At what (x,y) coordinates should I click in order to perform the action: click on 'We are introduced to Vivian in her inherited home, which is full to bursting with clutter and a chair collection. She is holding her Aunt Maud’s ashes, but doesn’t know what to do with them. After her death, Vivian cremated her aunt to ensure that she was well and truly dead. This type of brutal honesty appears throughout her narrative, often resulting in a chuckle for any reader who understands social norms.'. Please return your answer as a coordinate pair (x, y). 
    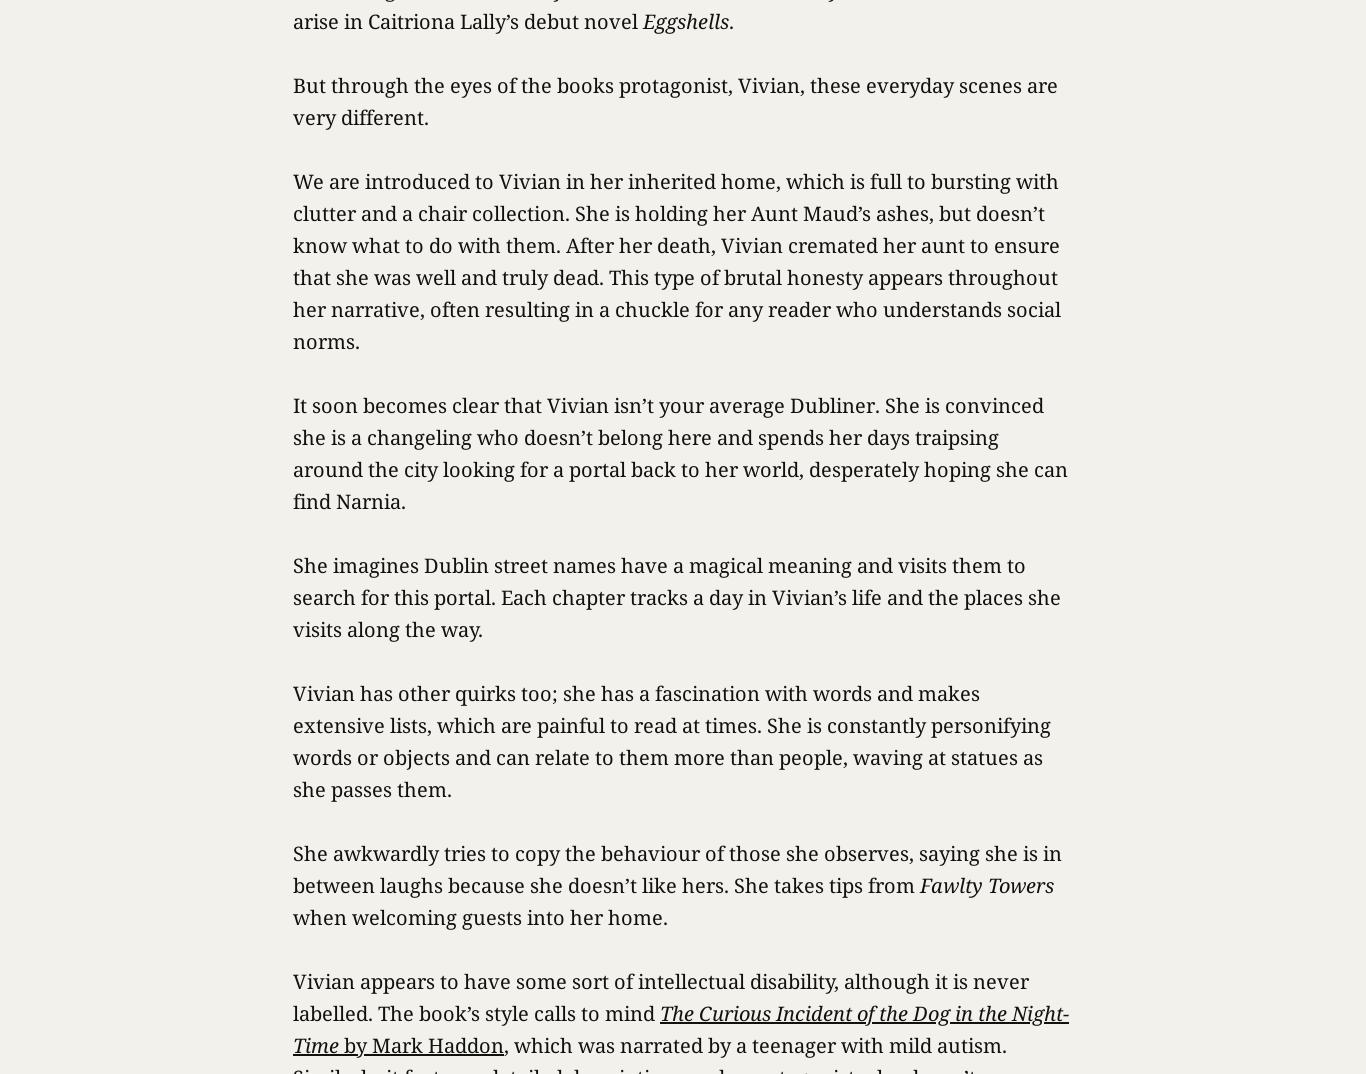
    Looking at the image, I should click on (675, 260).